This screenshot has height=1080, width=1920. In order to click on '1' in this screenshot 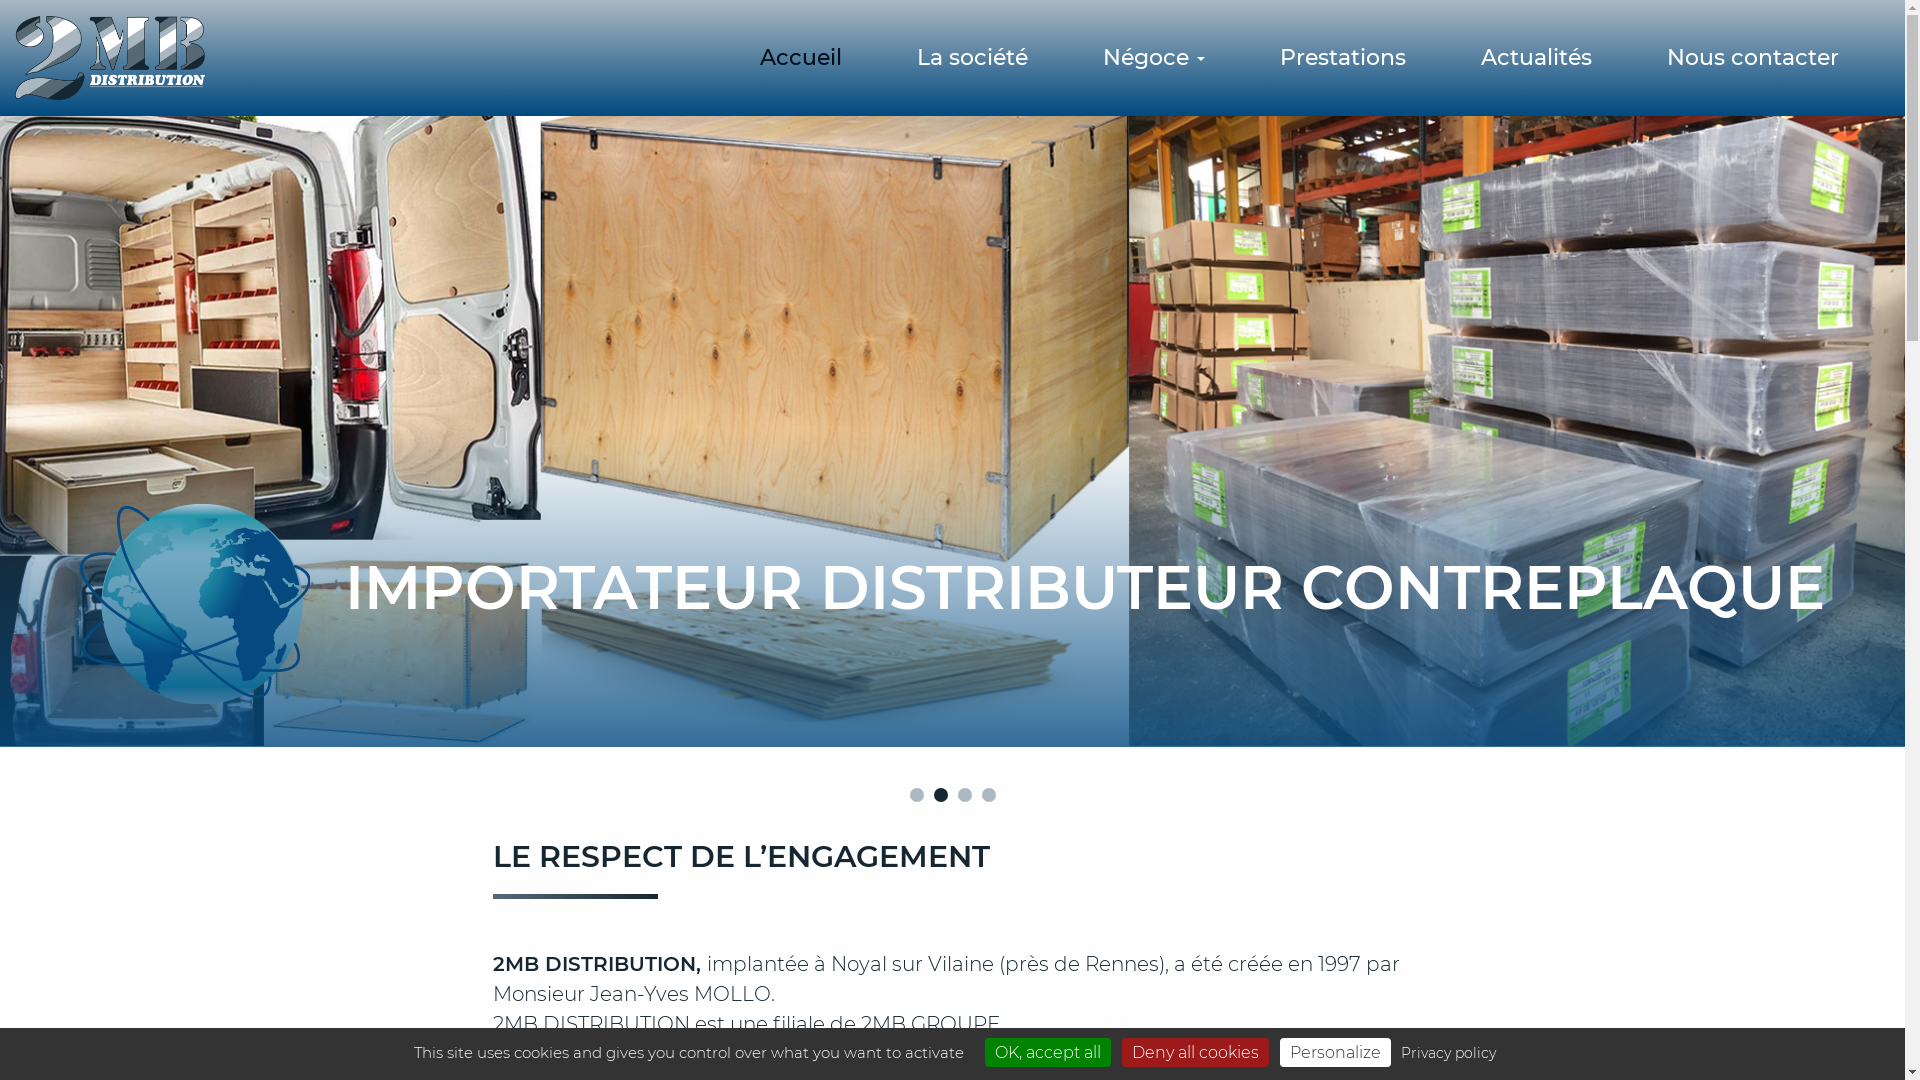, I will do `click(915, 793)`.